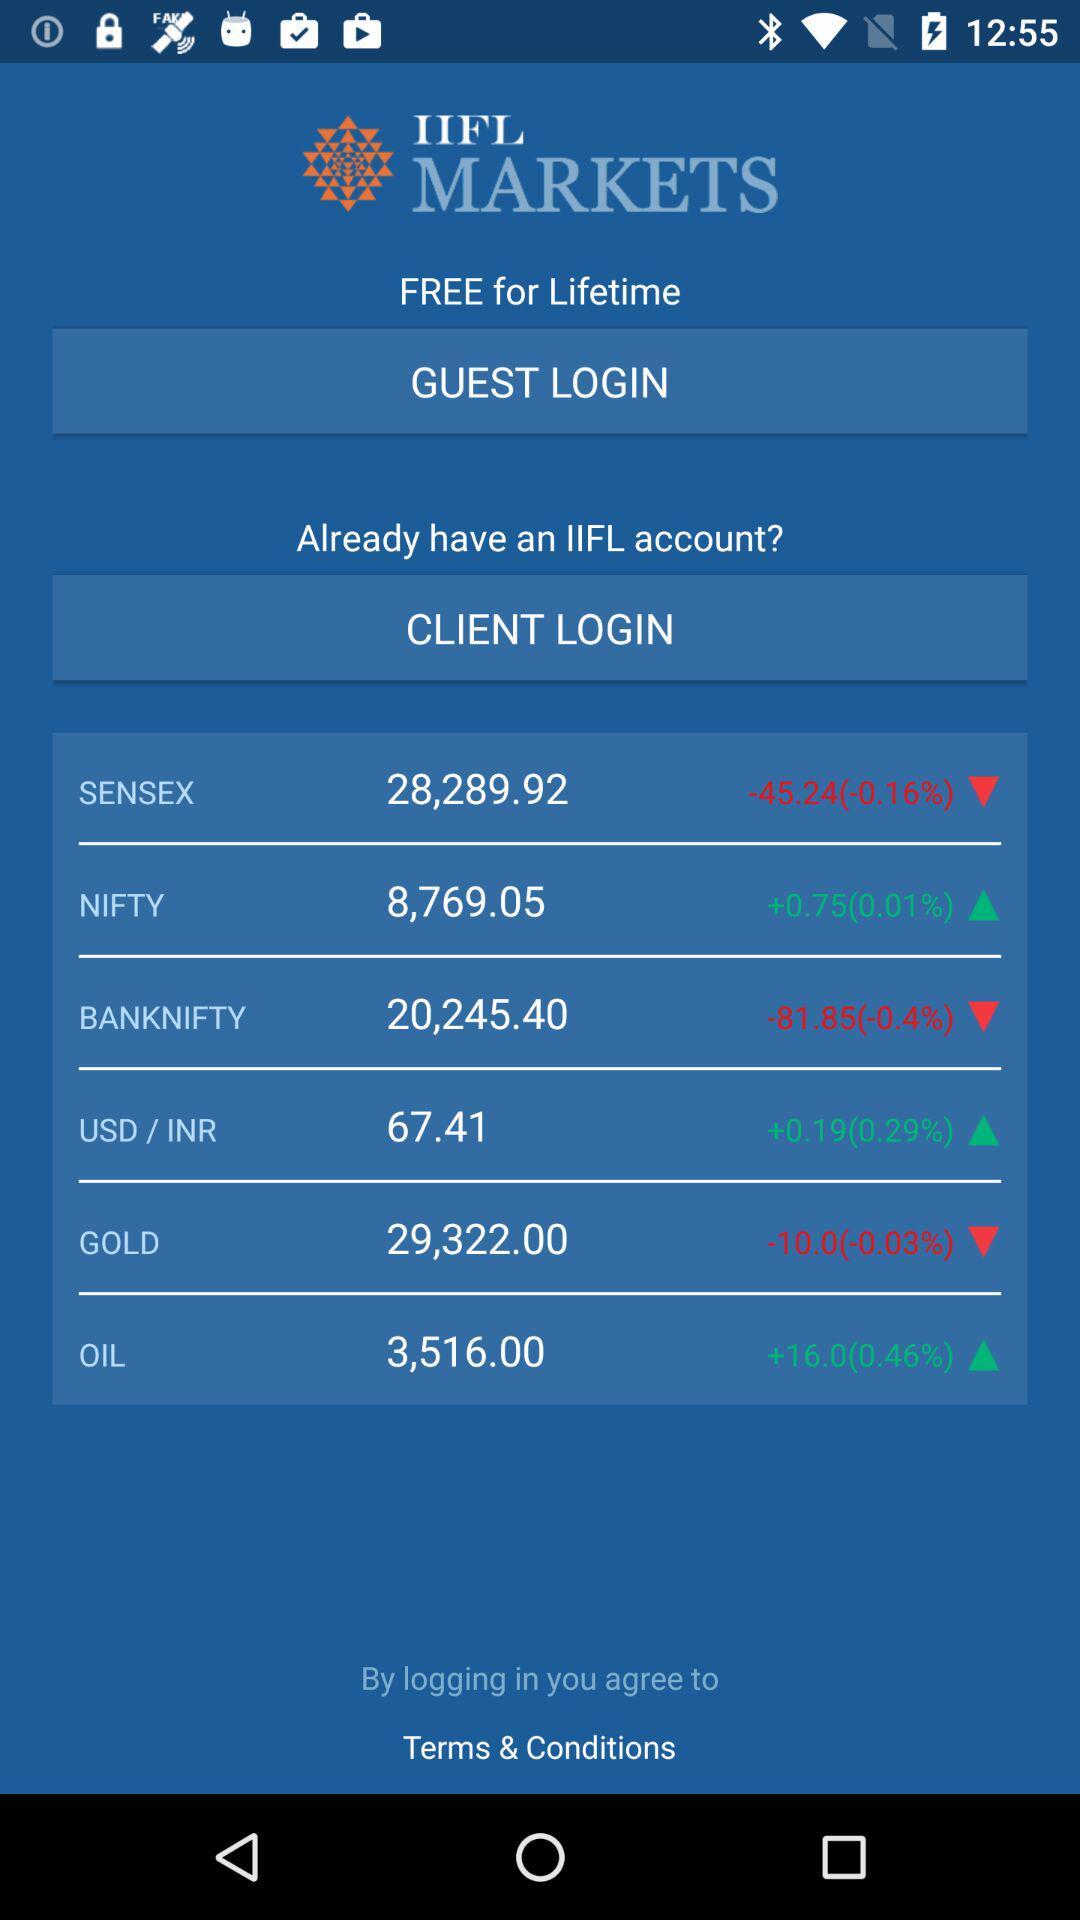  Describe the element at coordinates (231, 790) in the screenshot. I see `the item above the 8,769.05 icon` at that location.